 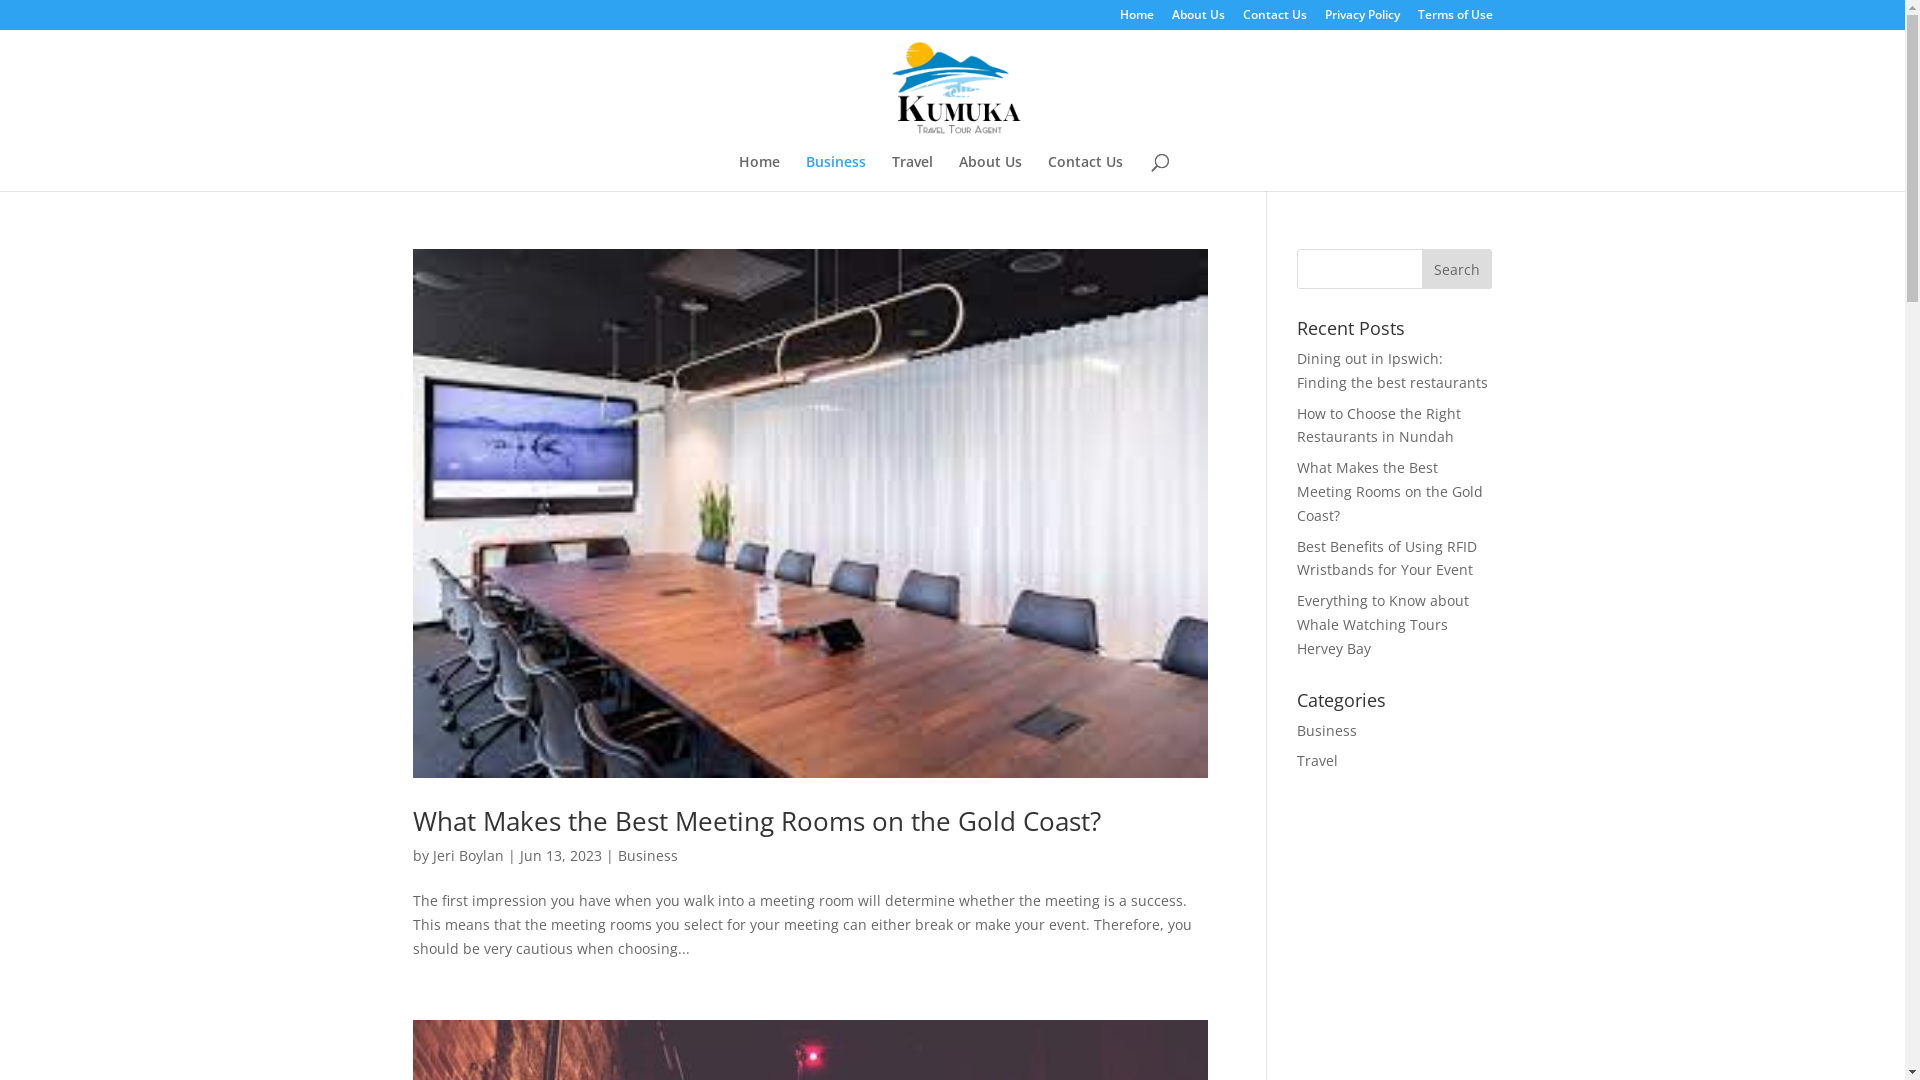 What do you see at coordinates (1457, 268) in the screenshot?
I see `'Search'` at bounding box center [1457, 268].